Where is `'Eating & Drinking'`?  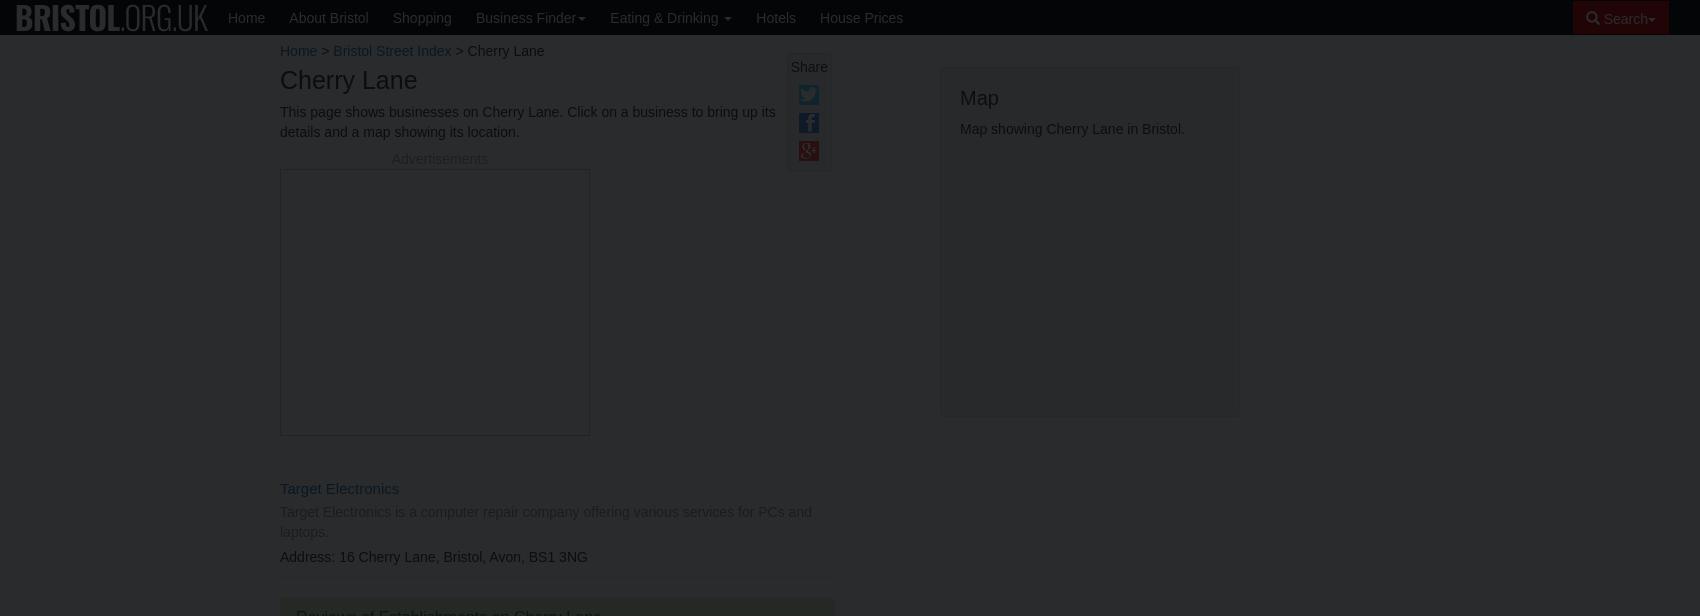 'Eating & Drinking' is located at coordinates (666, 17).